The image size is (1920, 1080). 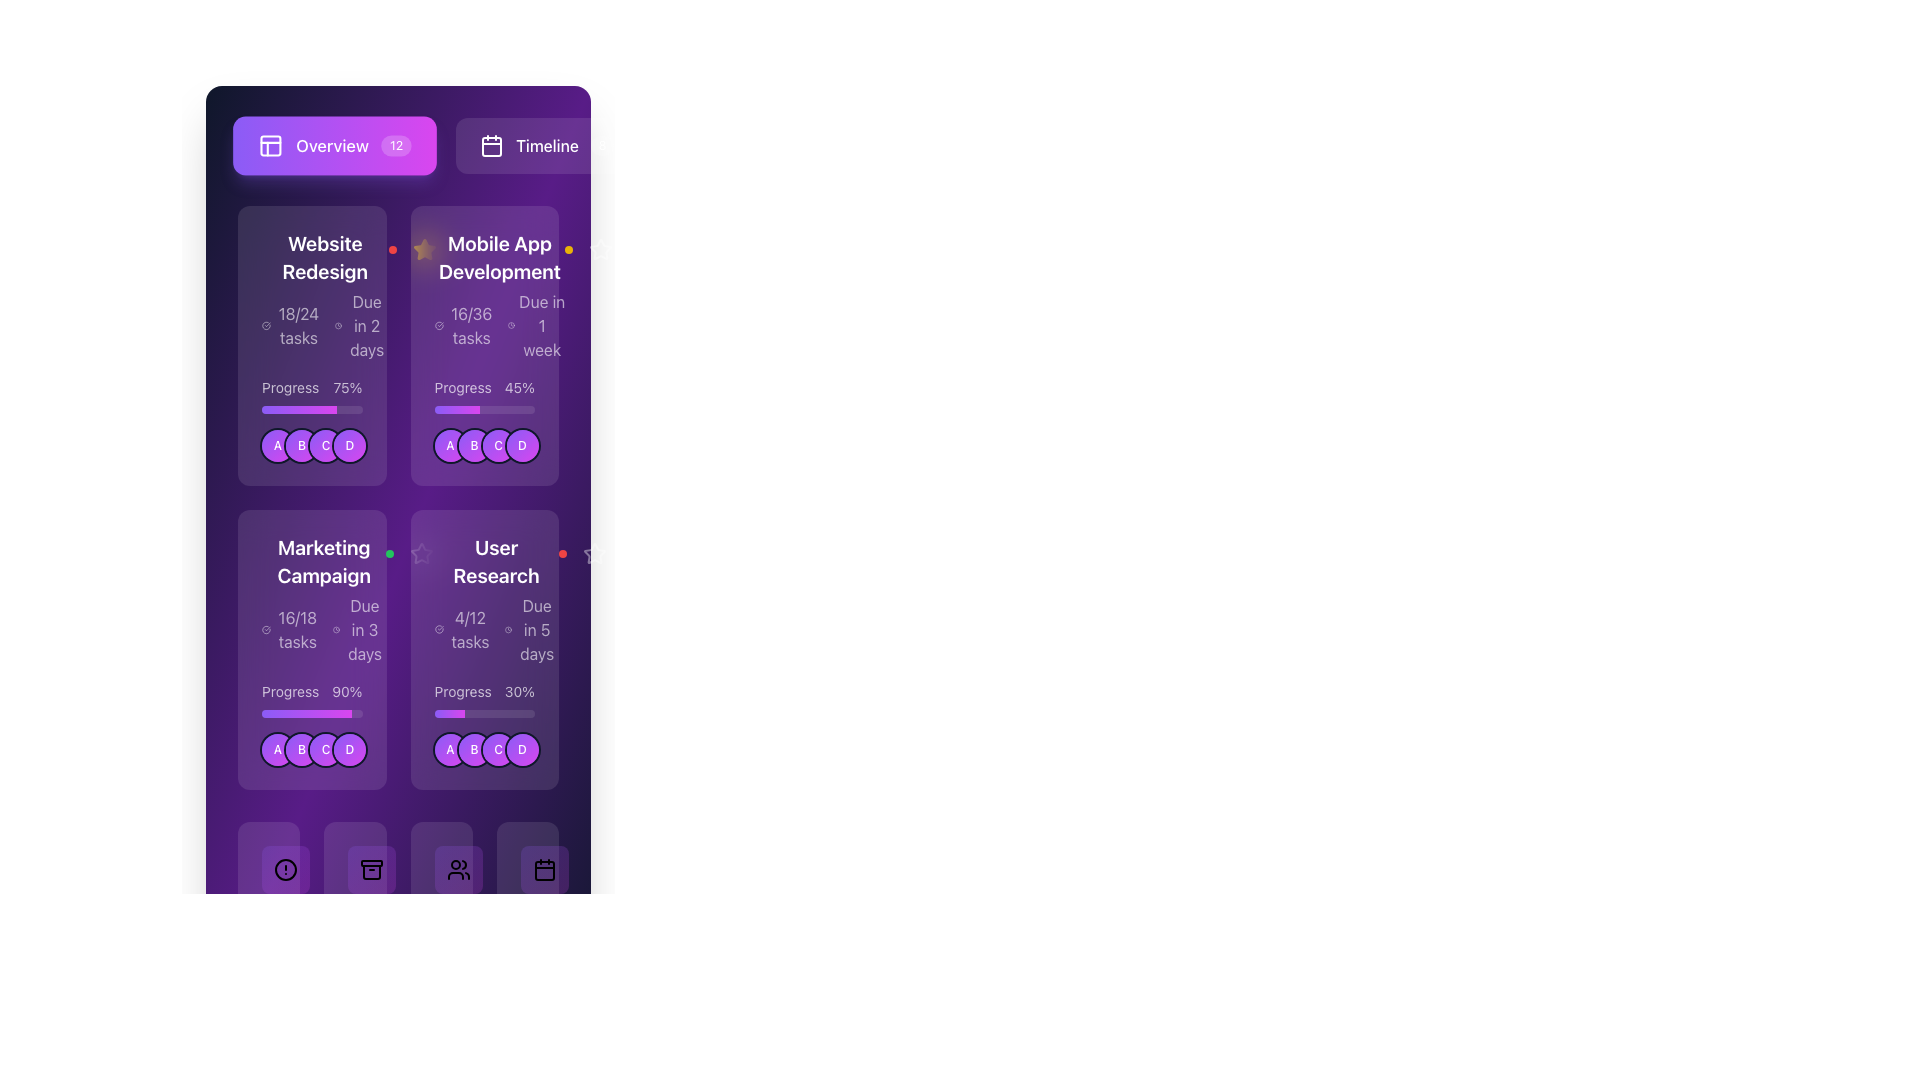 I want to click on the icon button resembling a group of users in the bottom navigation bar, so click(x=457, y=869).